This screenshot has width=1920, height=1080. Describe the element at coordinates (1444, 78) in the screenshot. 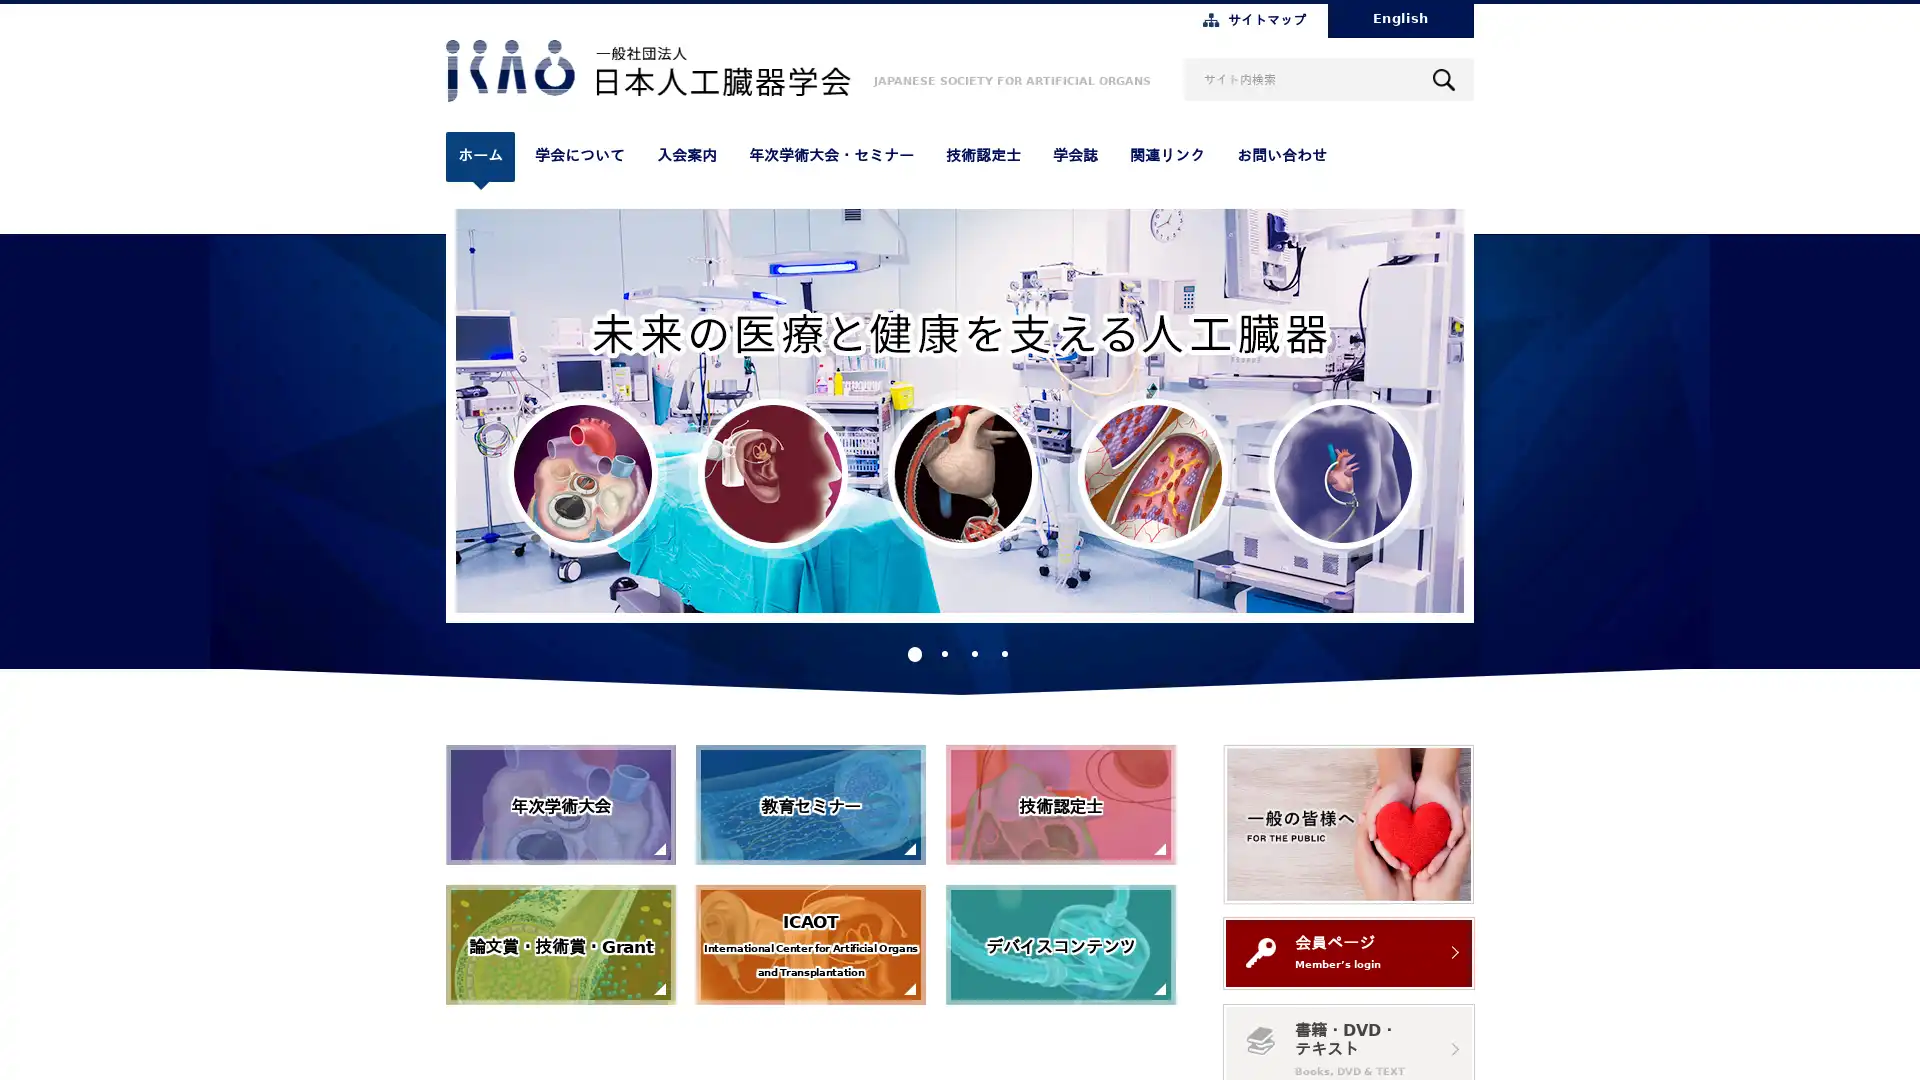

I see `Search` at that location.